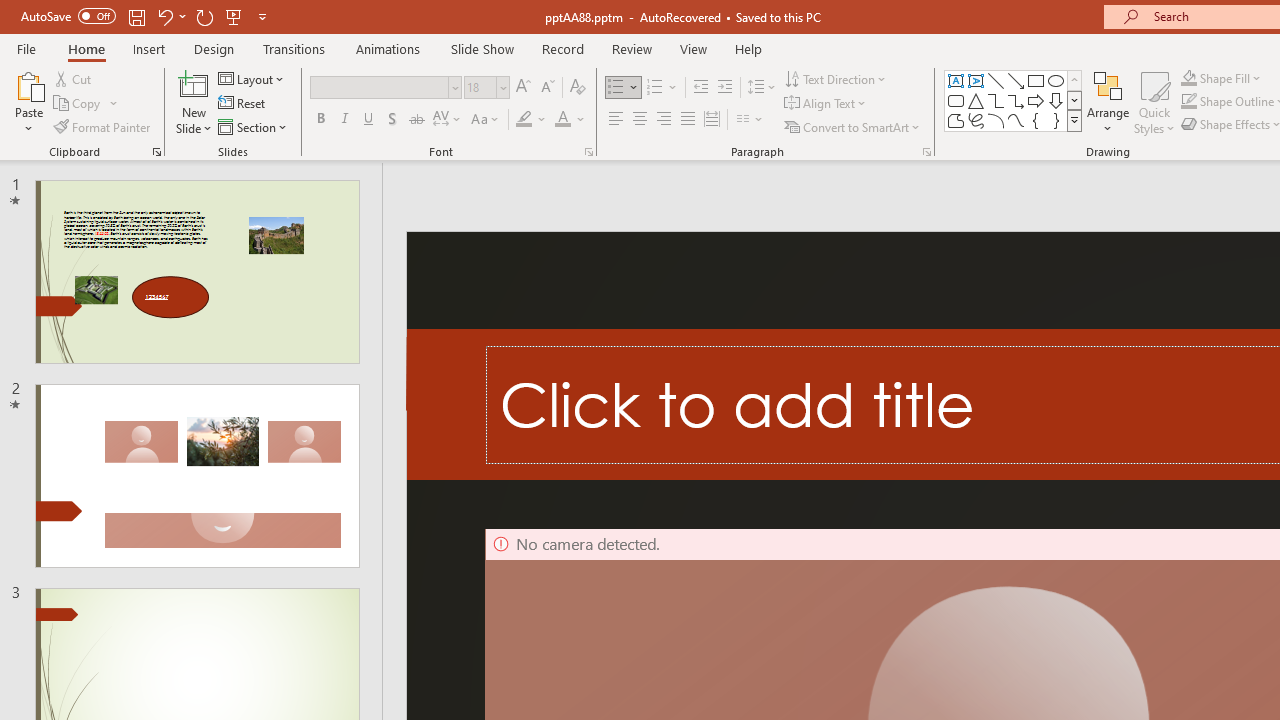 Image resolution: width=1280 pixels, height=720 pixels. Describe the element at coordinates (1107, 103) in the screenshot. I see `'Arrange'` at that location.